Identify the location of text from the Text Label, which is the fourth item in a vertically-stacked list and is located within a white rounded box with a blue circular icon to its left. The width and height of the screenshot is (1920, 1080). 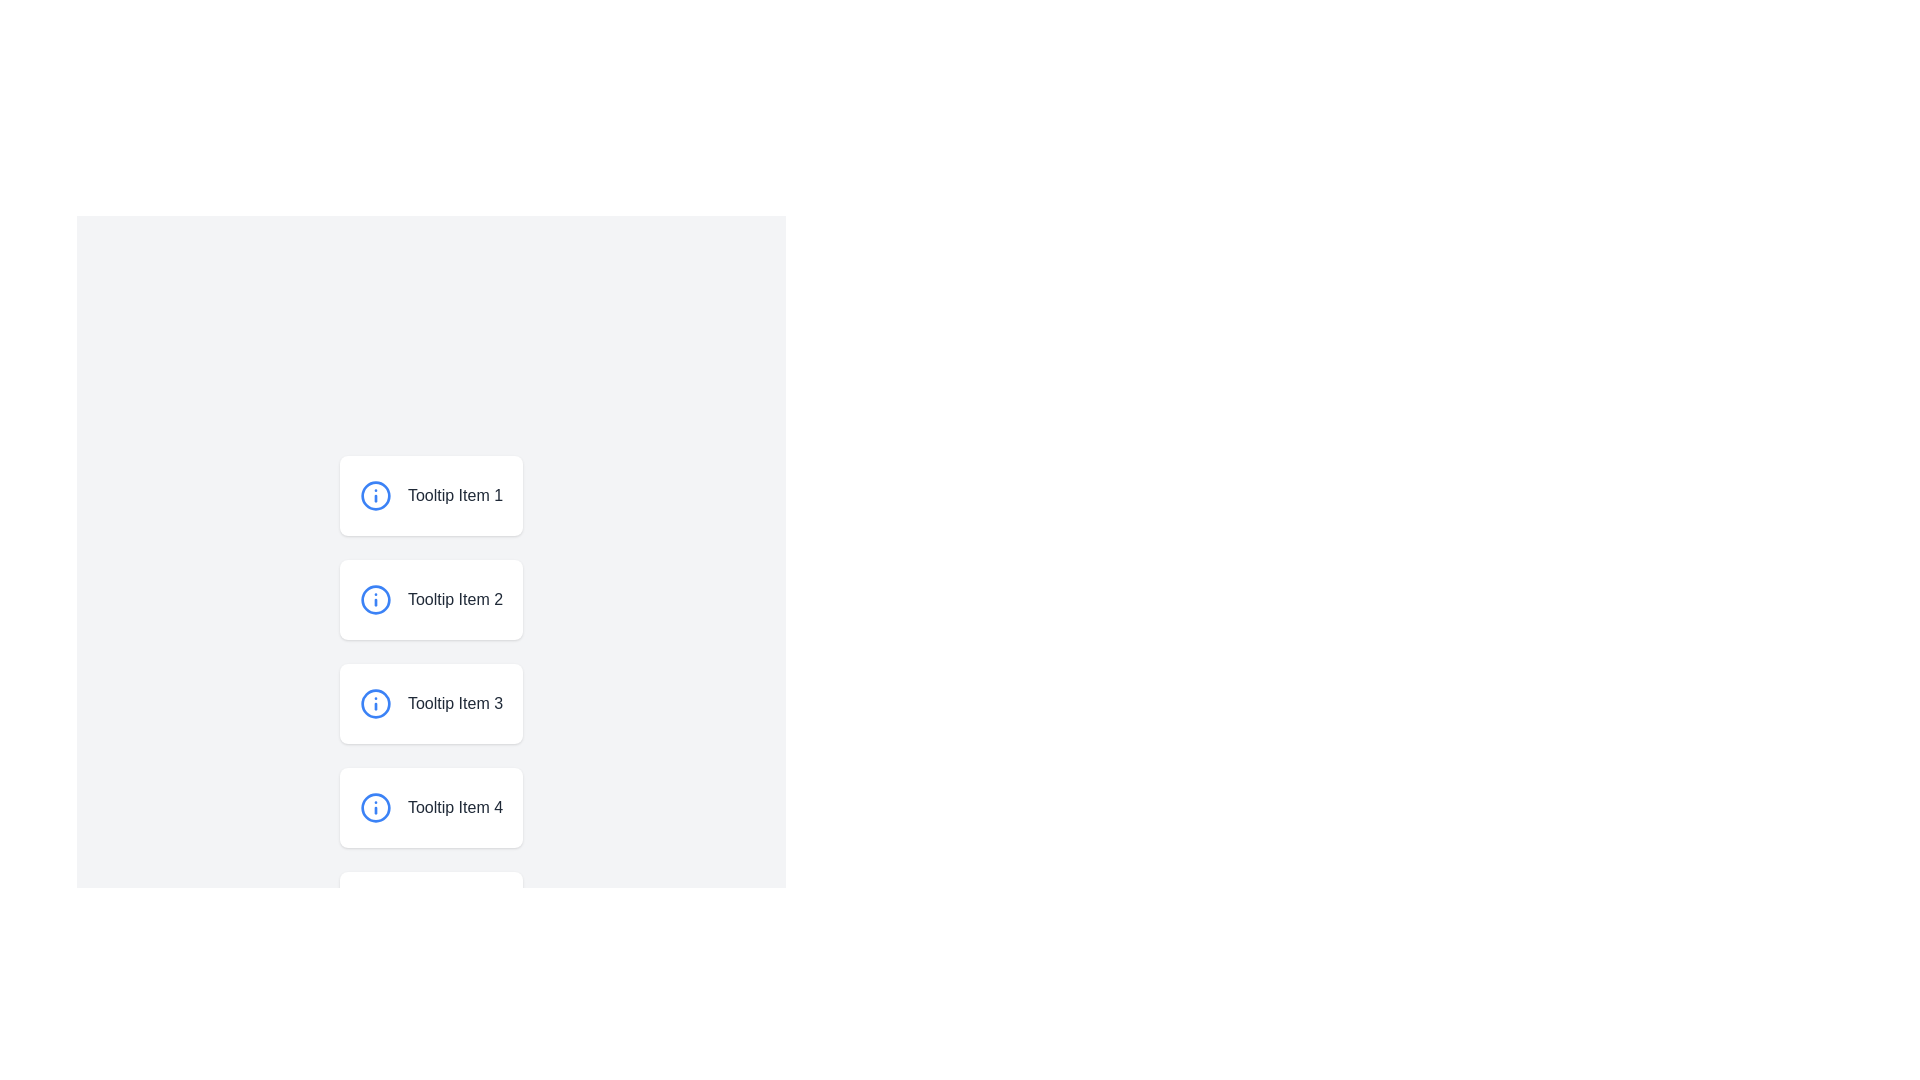
(446, 806).